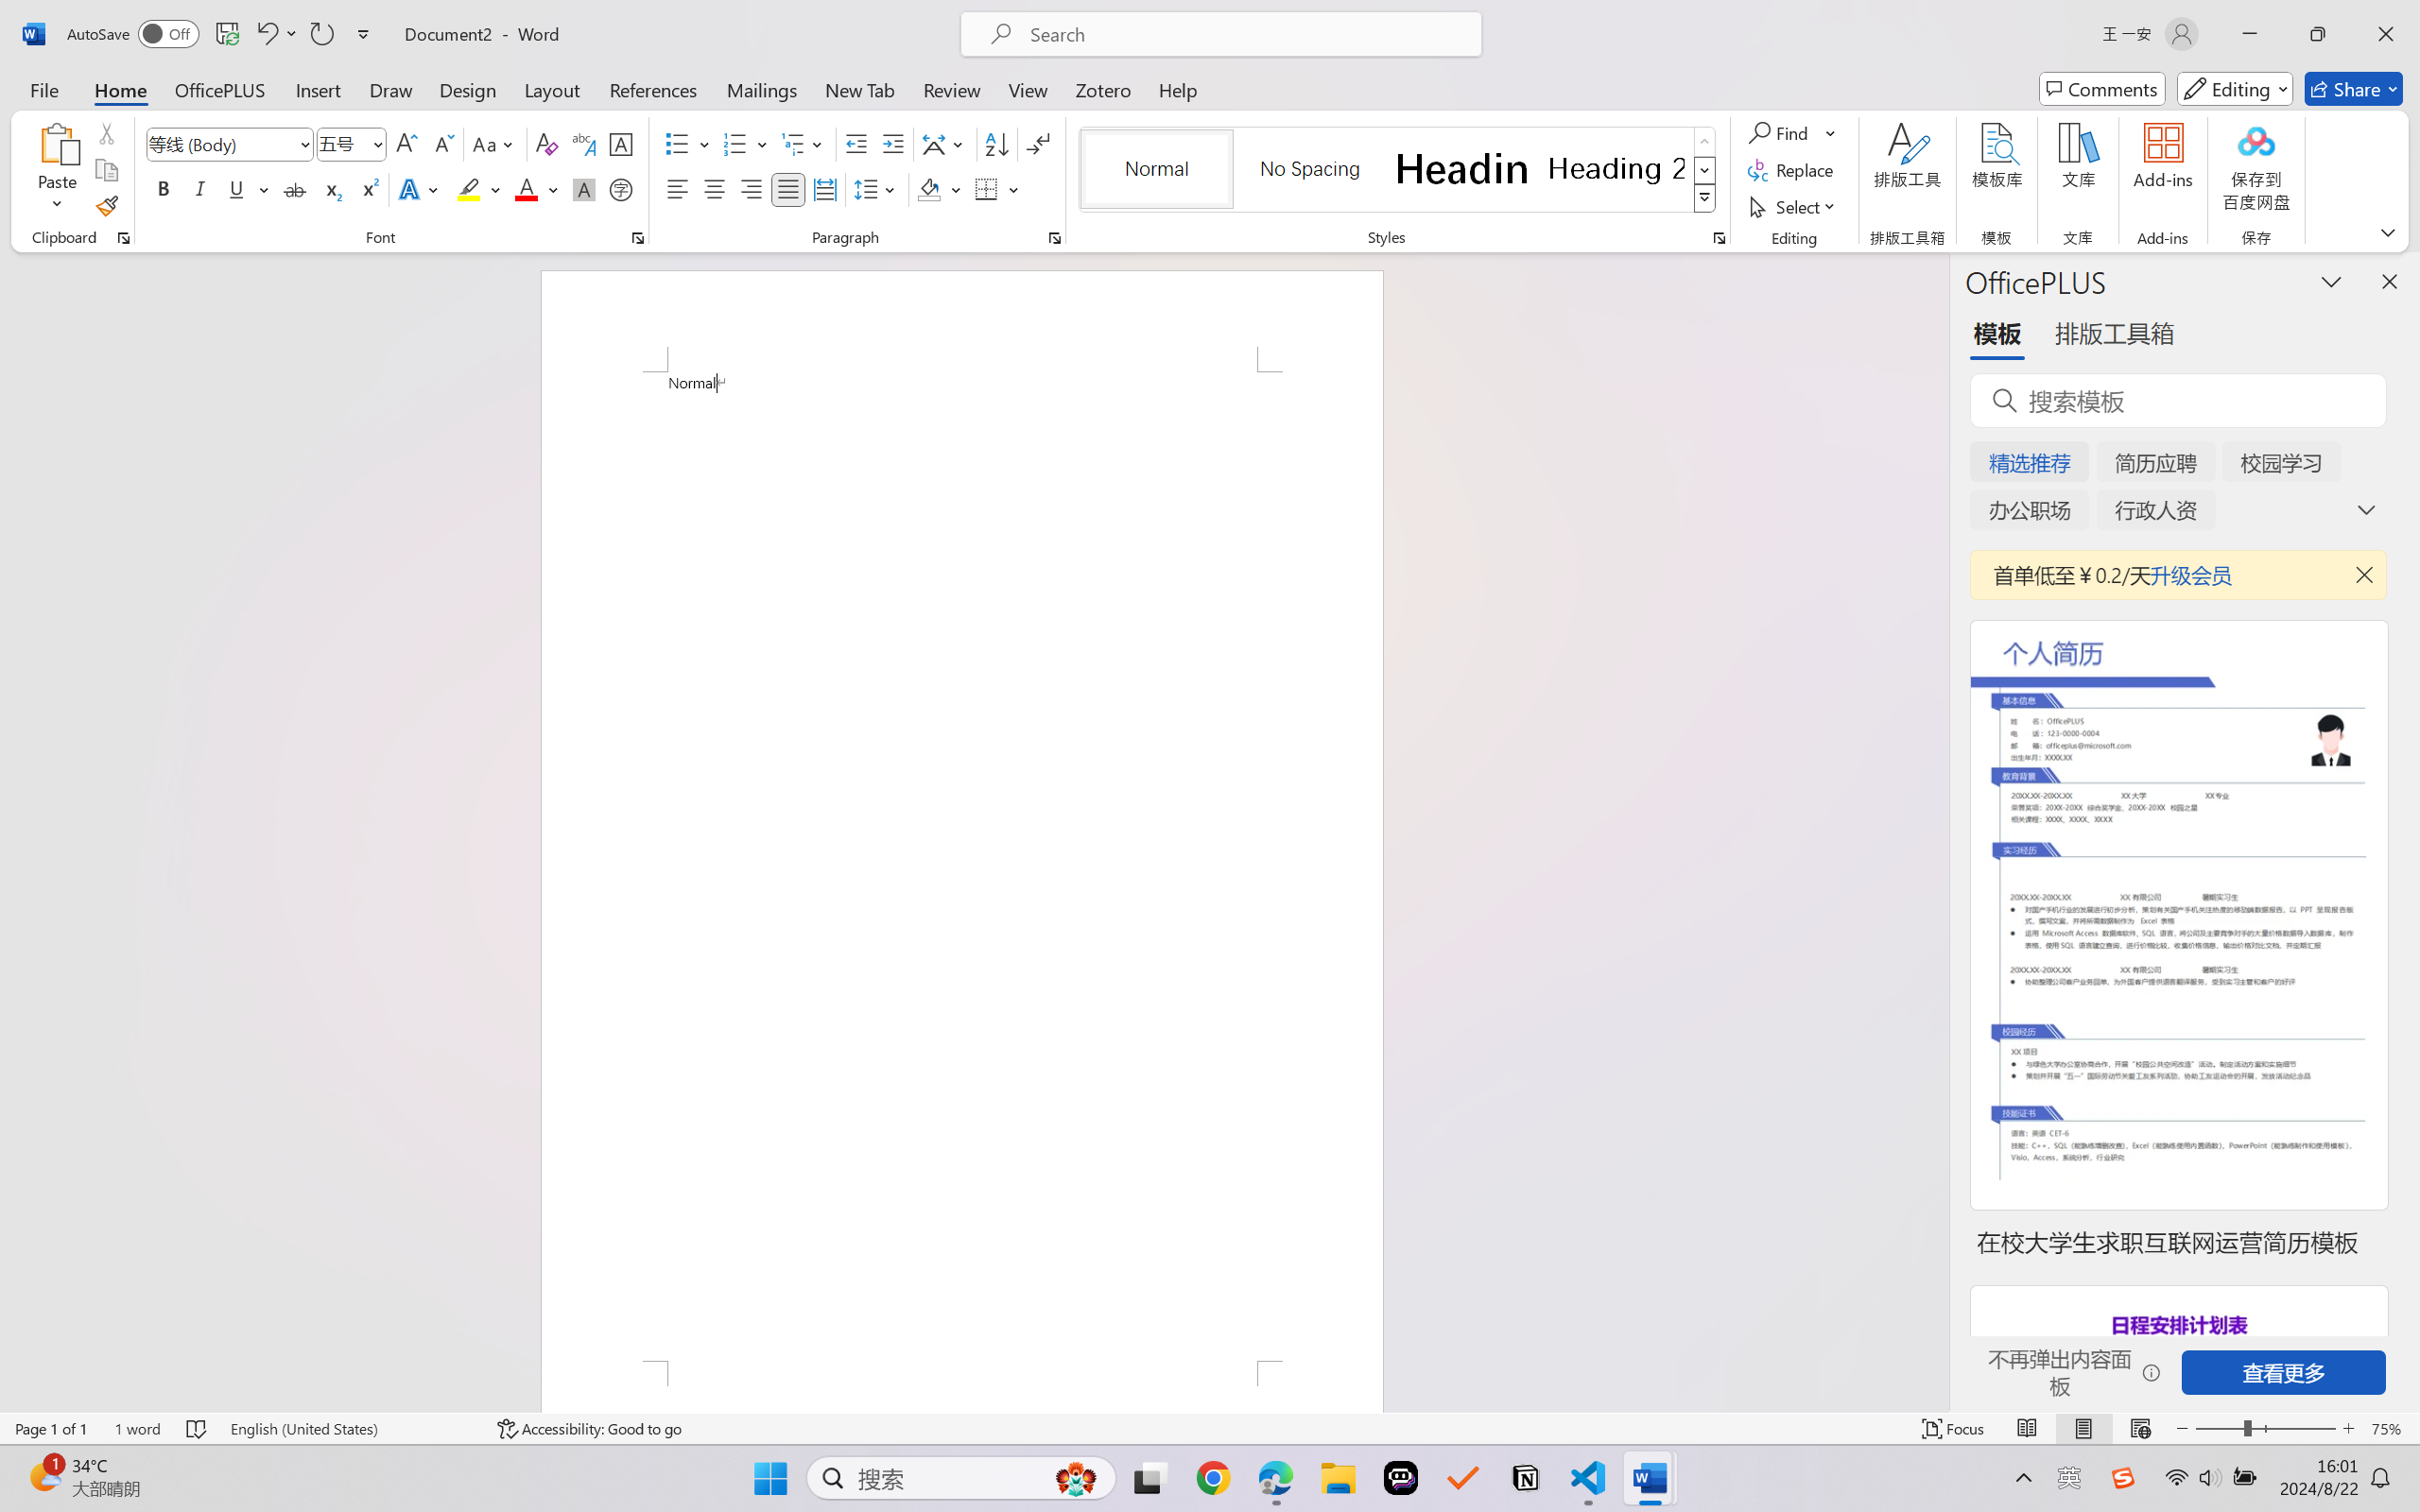  Describe the element at coordinates (1037, 144) in the screenshot. I see `'Show/Hide Editing Marks'` at that location.